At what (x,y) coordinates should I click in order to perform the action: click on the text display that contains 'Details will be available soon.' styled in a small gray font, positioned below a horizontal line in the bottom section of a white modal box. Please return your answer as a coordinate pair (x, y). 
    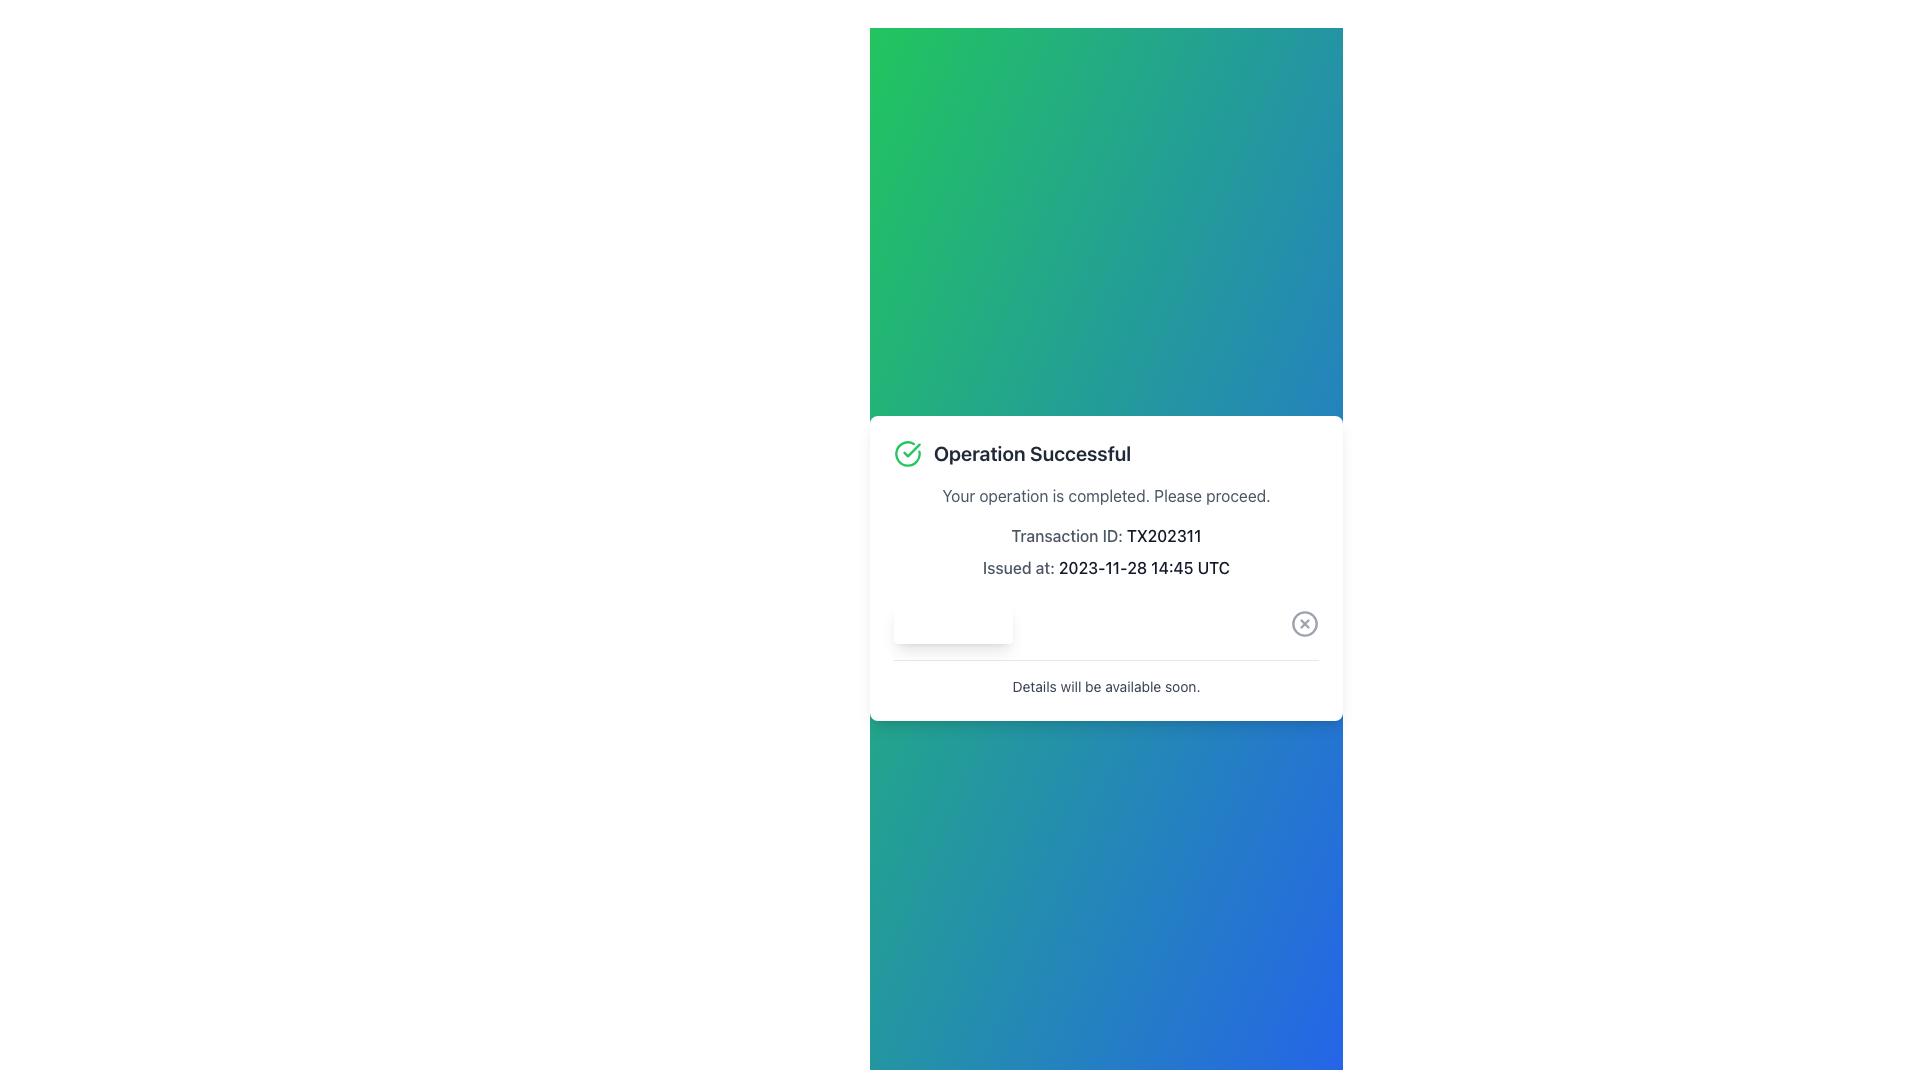
    Looking at the image, I should click on (1105, 685).